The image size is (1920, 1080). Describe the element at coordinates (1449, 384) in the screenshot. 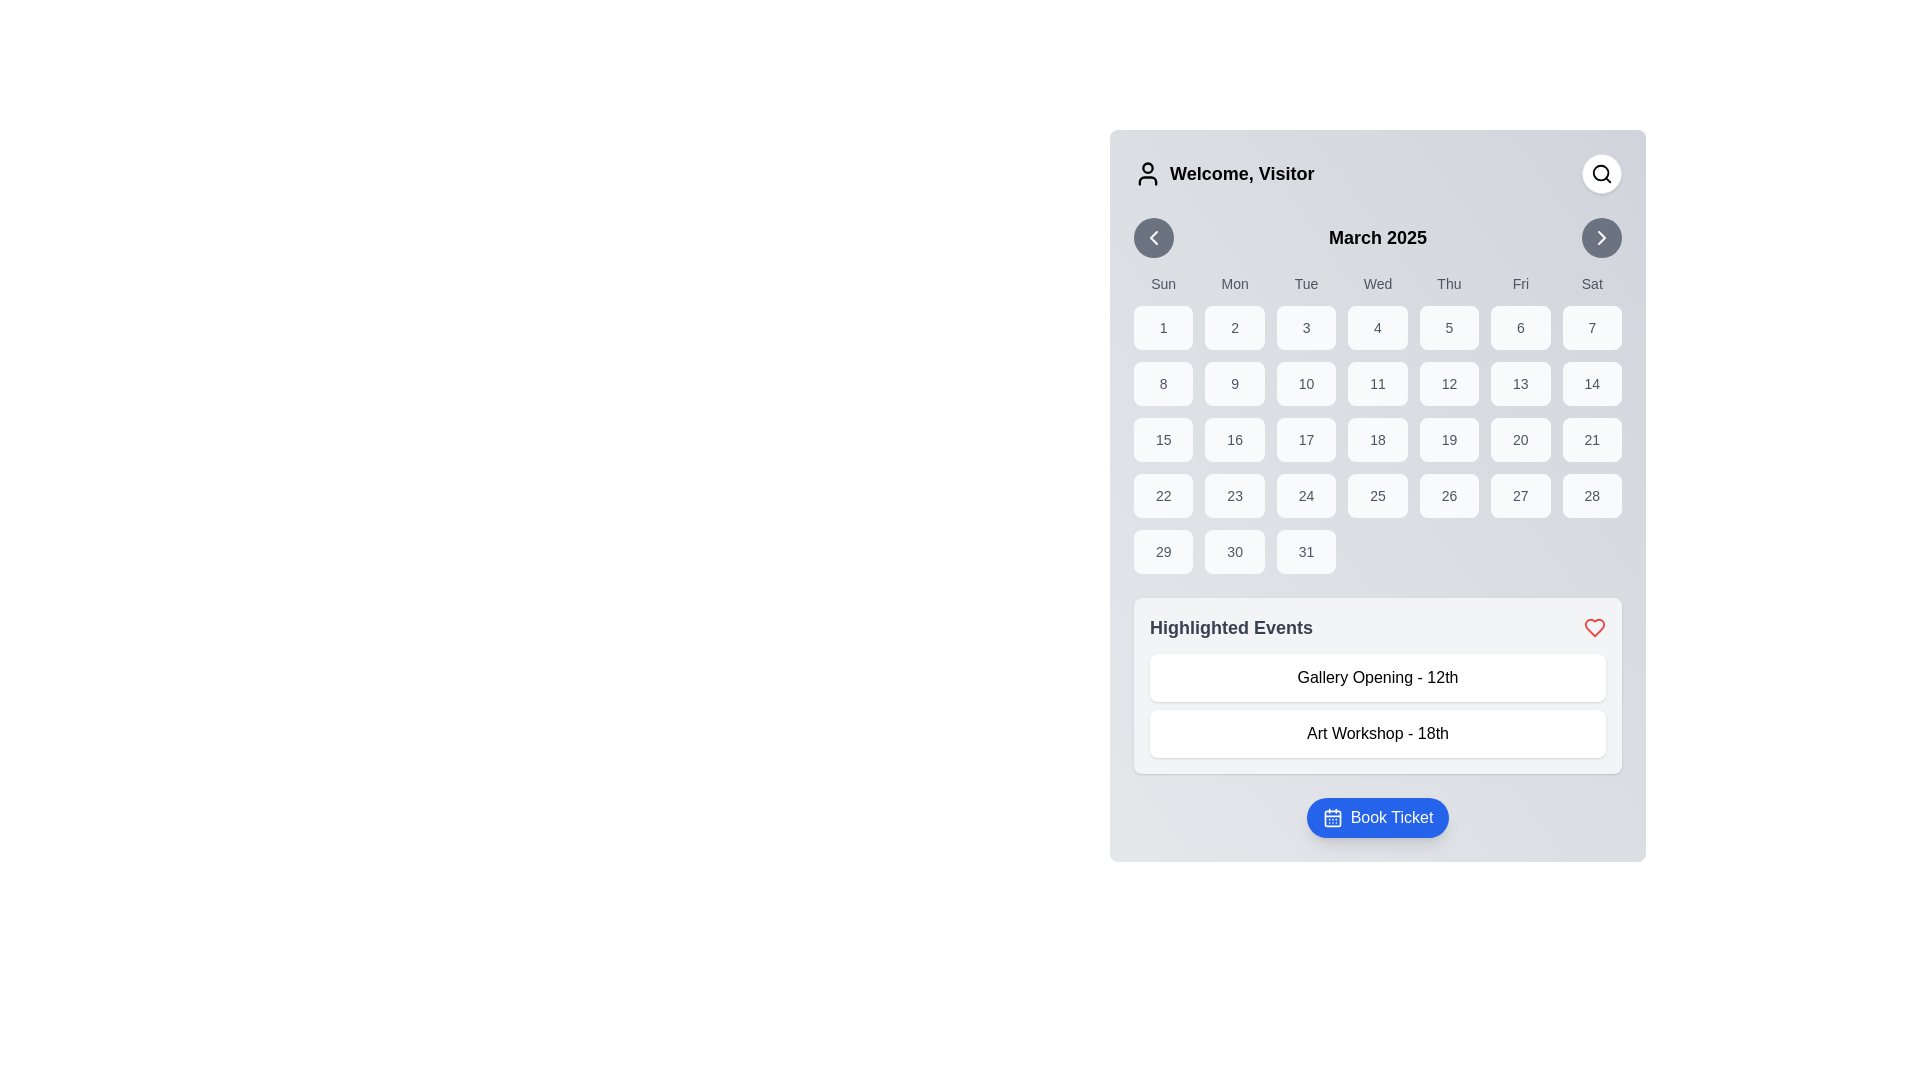

I see `the date cell representing '12' in the calendar grid for March 12, 2025` at that location.